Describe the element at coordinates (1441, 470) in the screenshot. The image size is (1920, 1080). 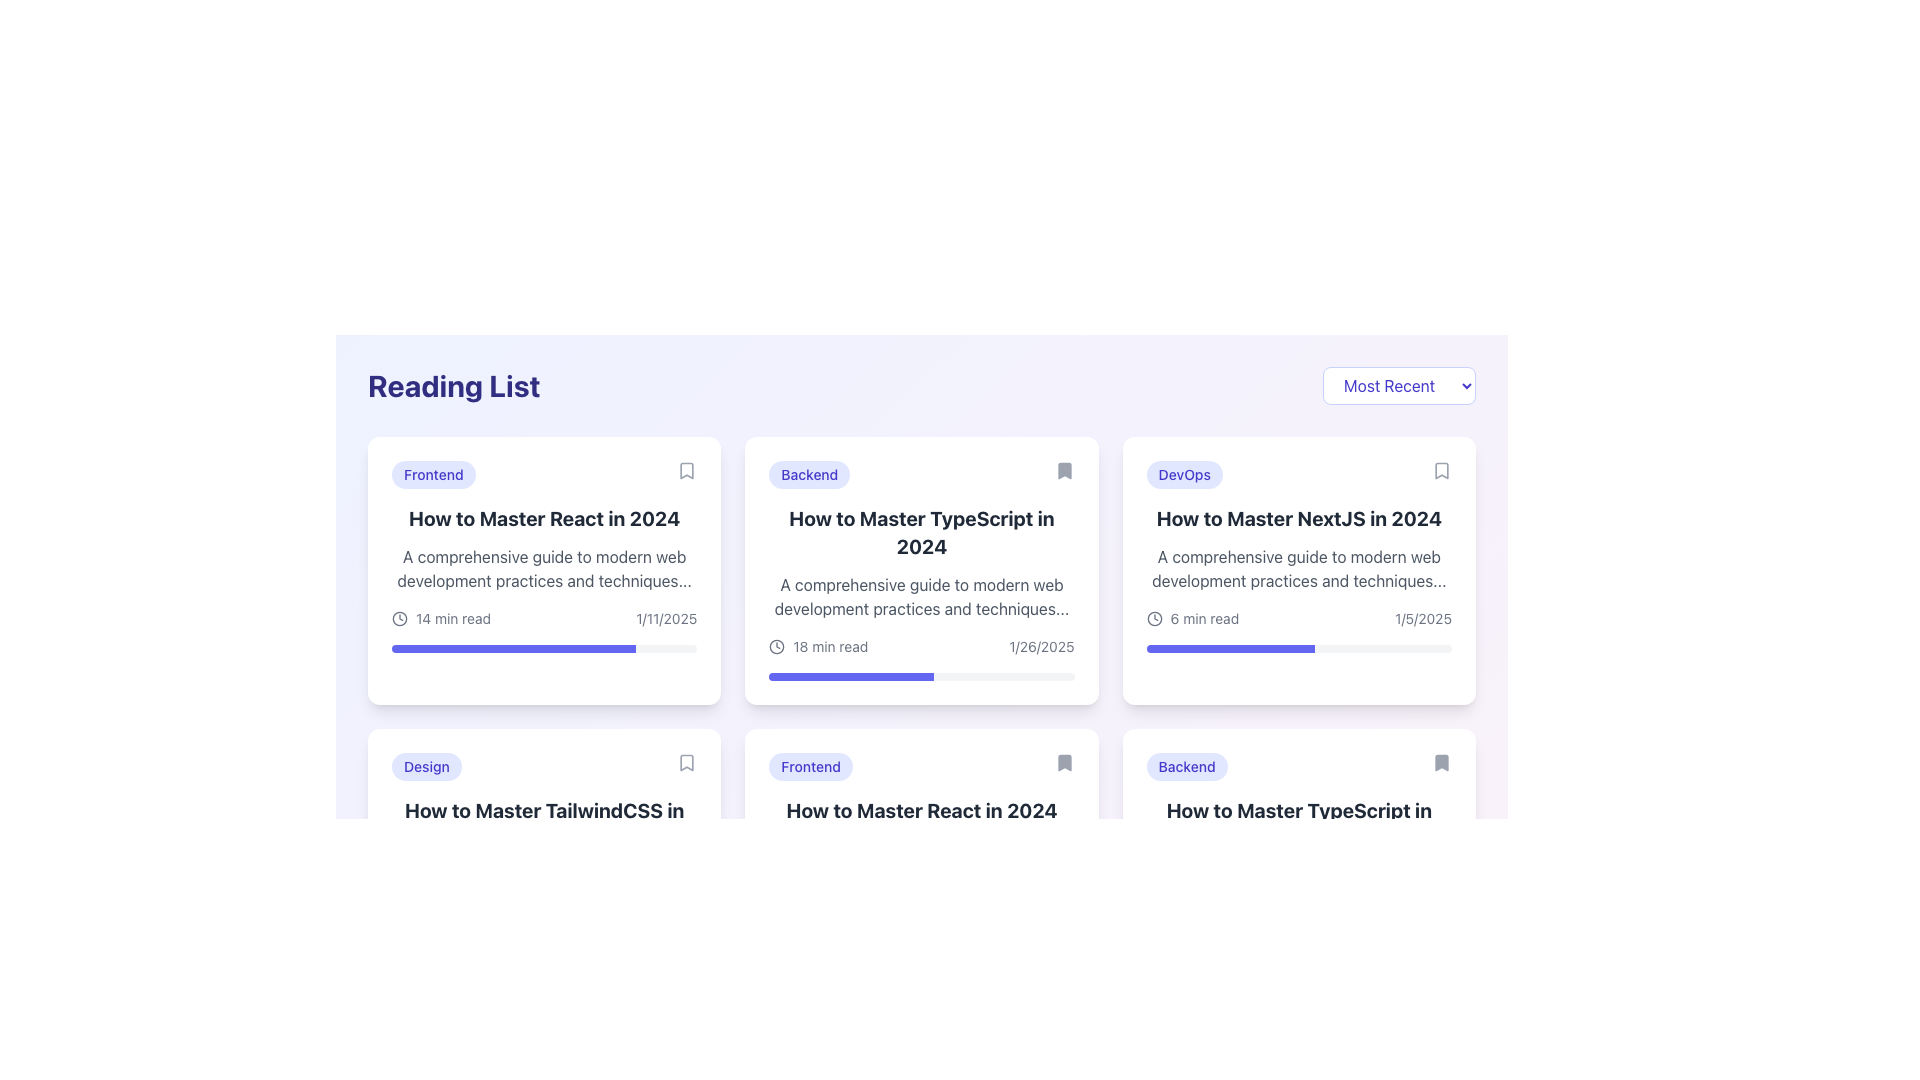
I see `the bookmark icon located in the top-right corner of the card titled 'How to Master NextJS in 2024'` at that location.